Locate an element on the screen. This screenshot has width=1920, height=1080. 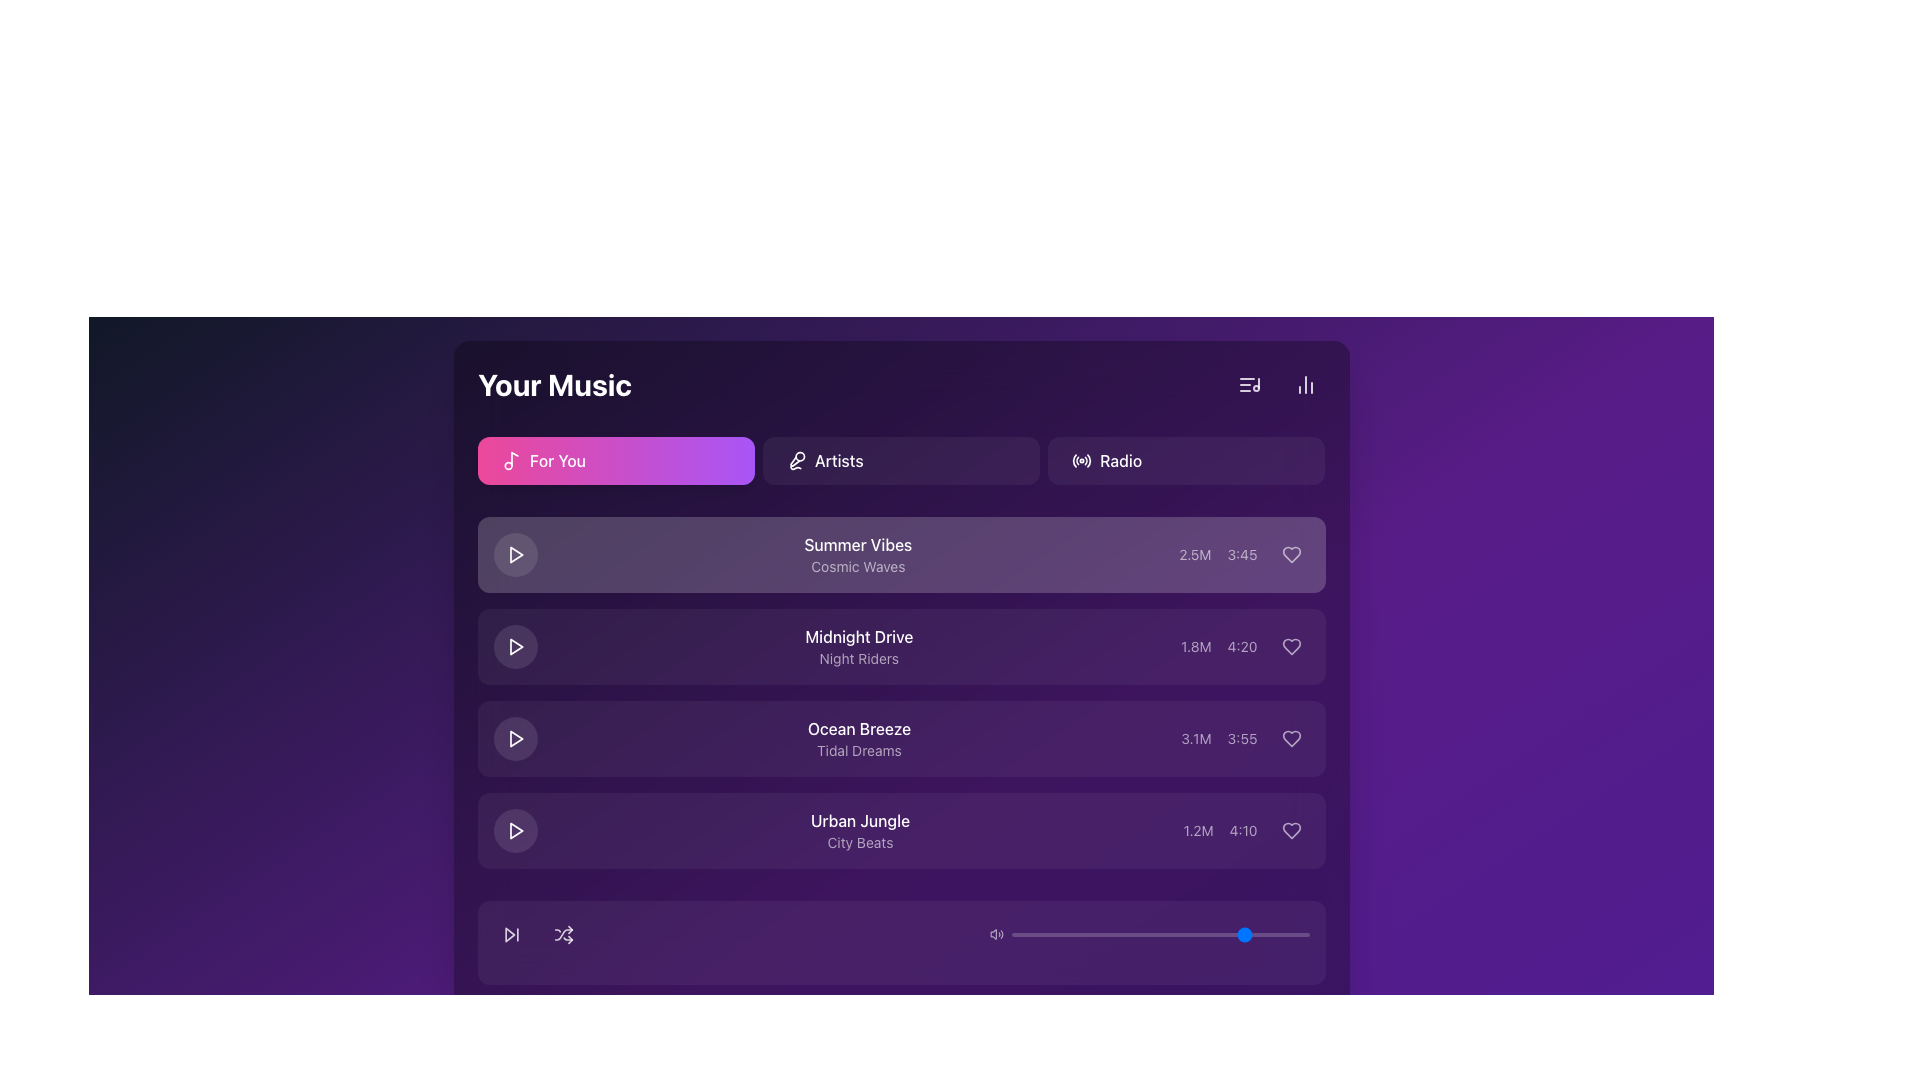
the text label displaying the duration value '3:45' in the list of song details for 'Summer Vibes' is located at coordinates (1241, 555).